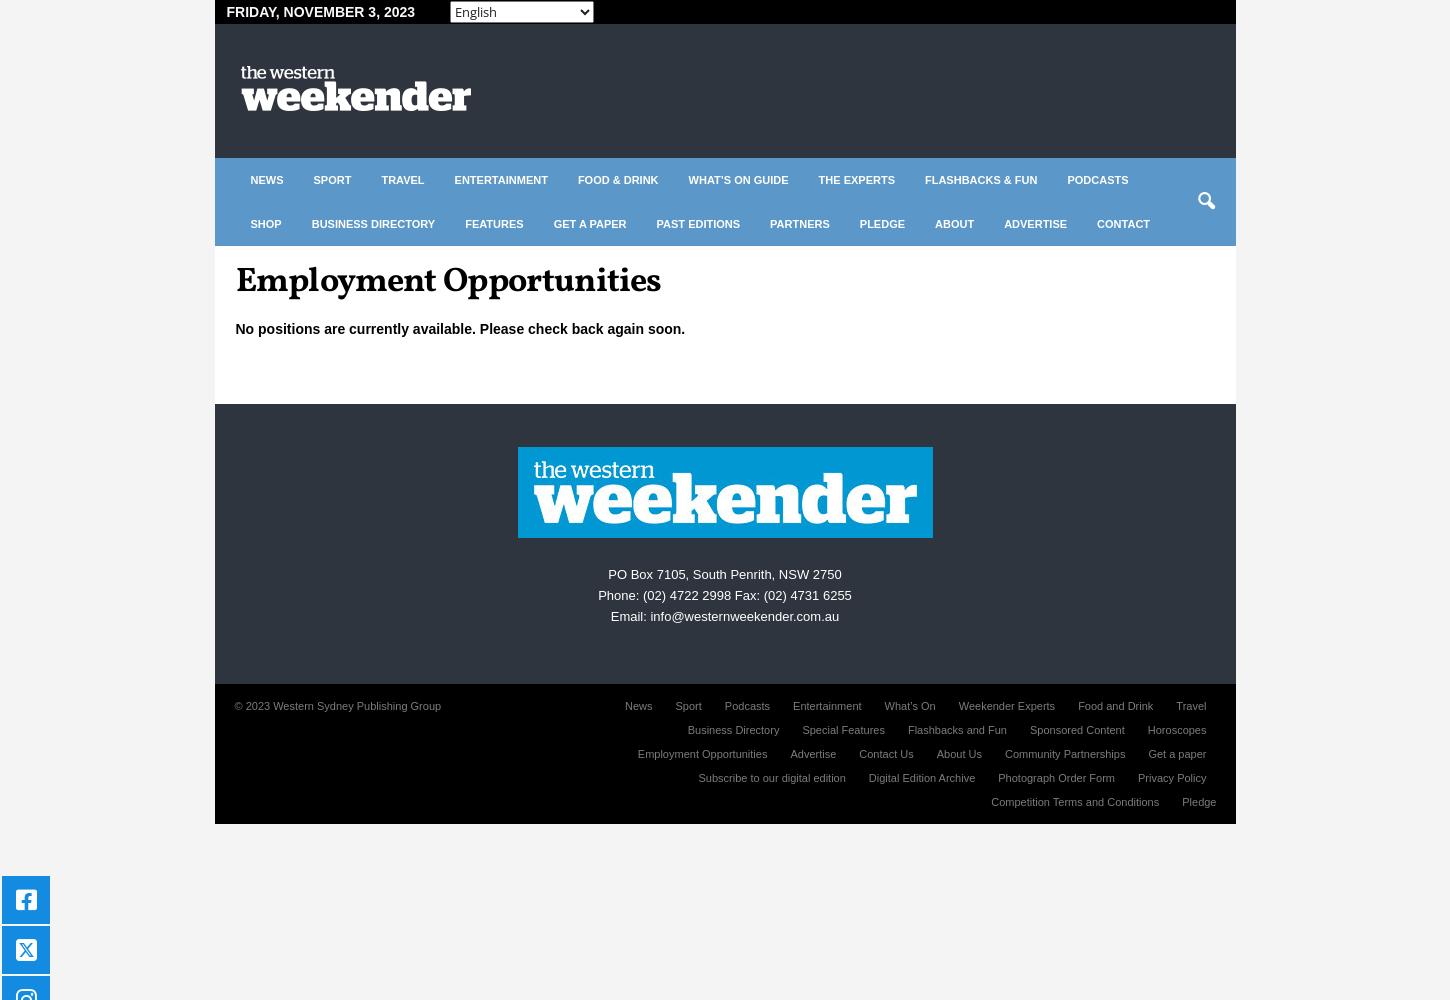  I want to click on 'Search', so click(723, 80).